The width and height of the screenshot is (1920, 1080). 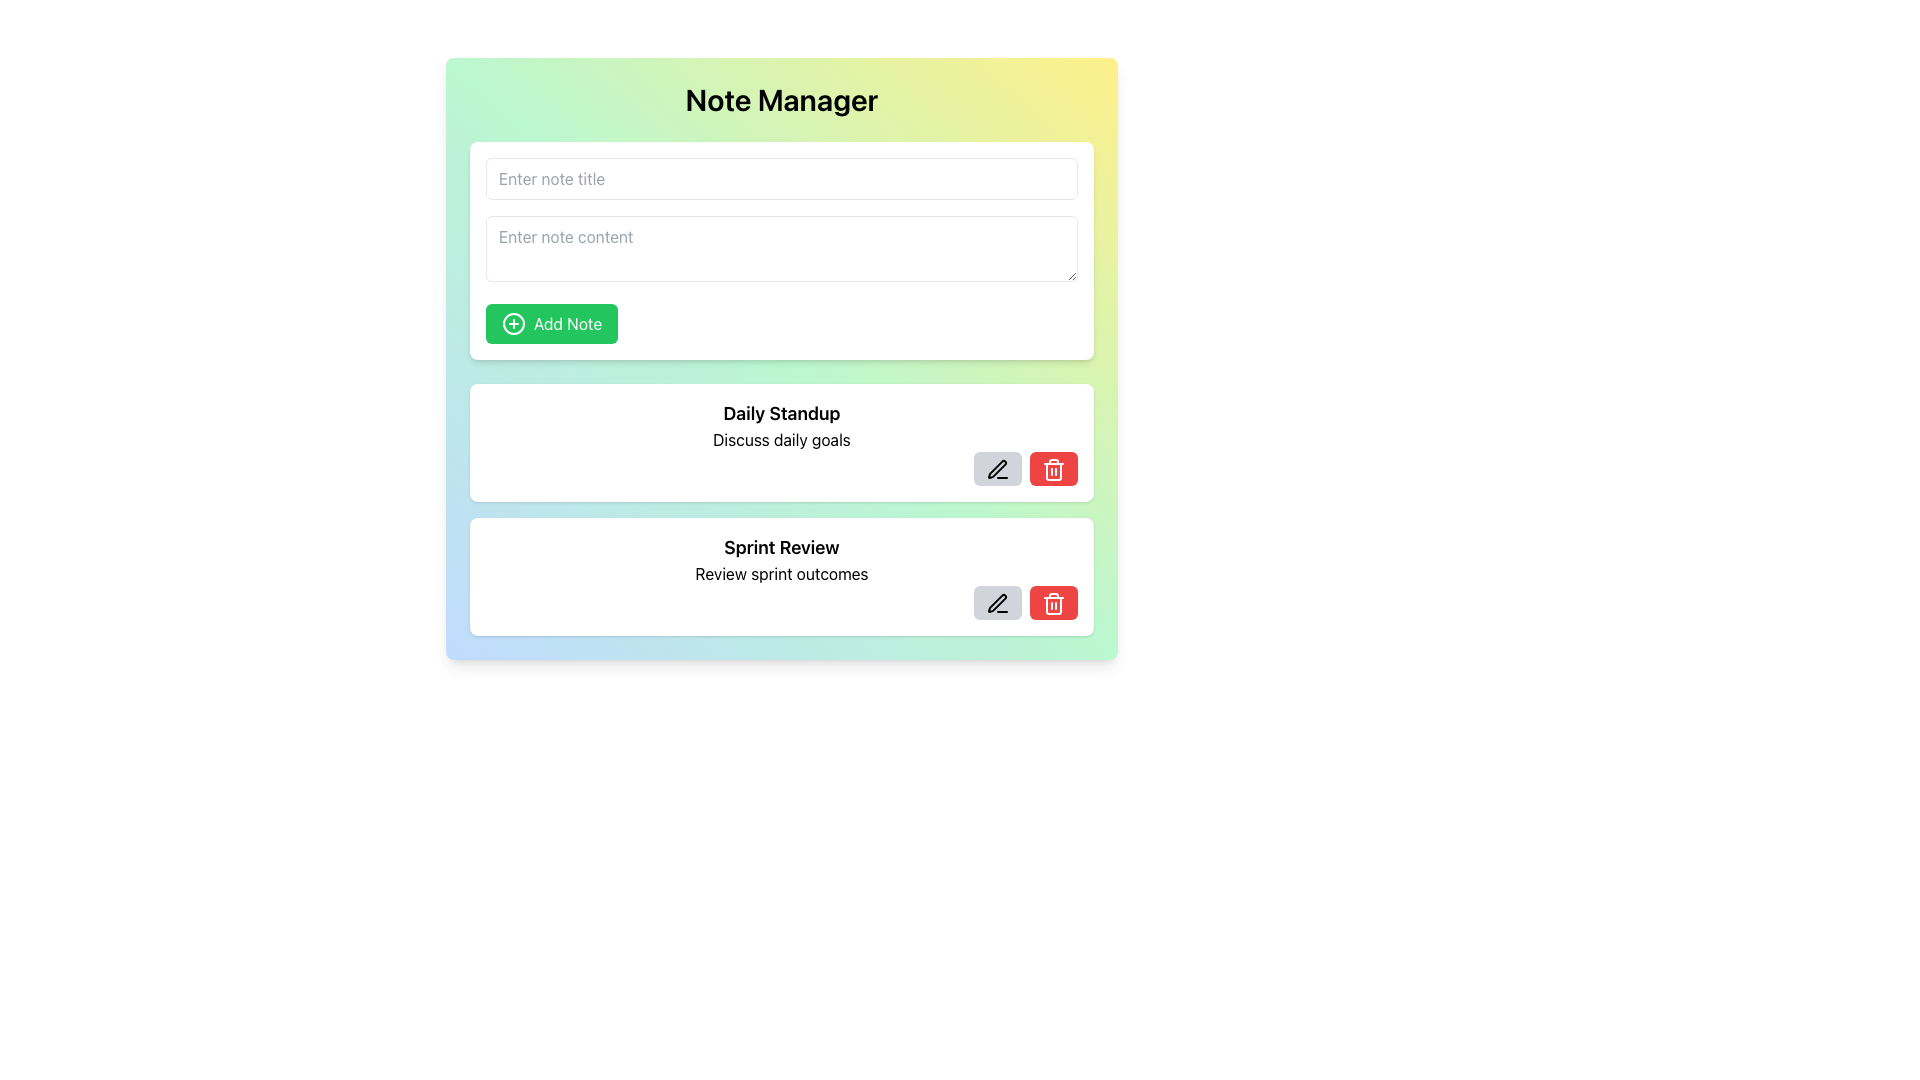 I want to click on the 'edit' button located in the right-aligned action block of the second note card, so click(x=998, y=467).